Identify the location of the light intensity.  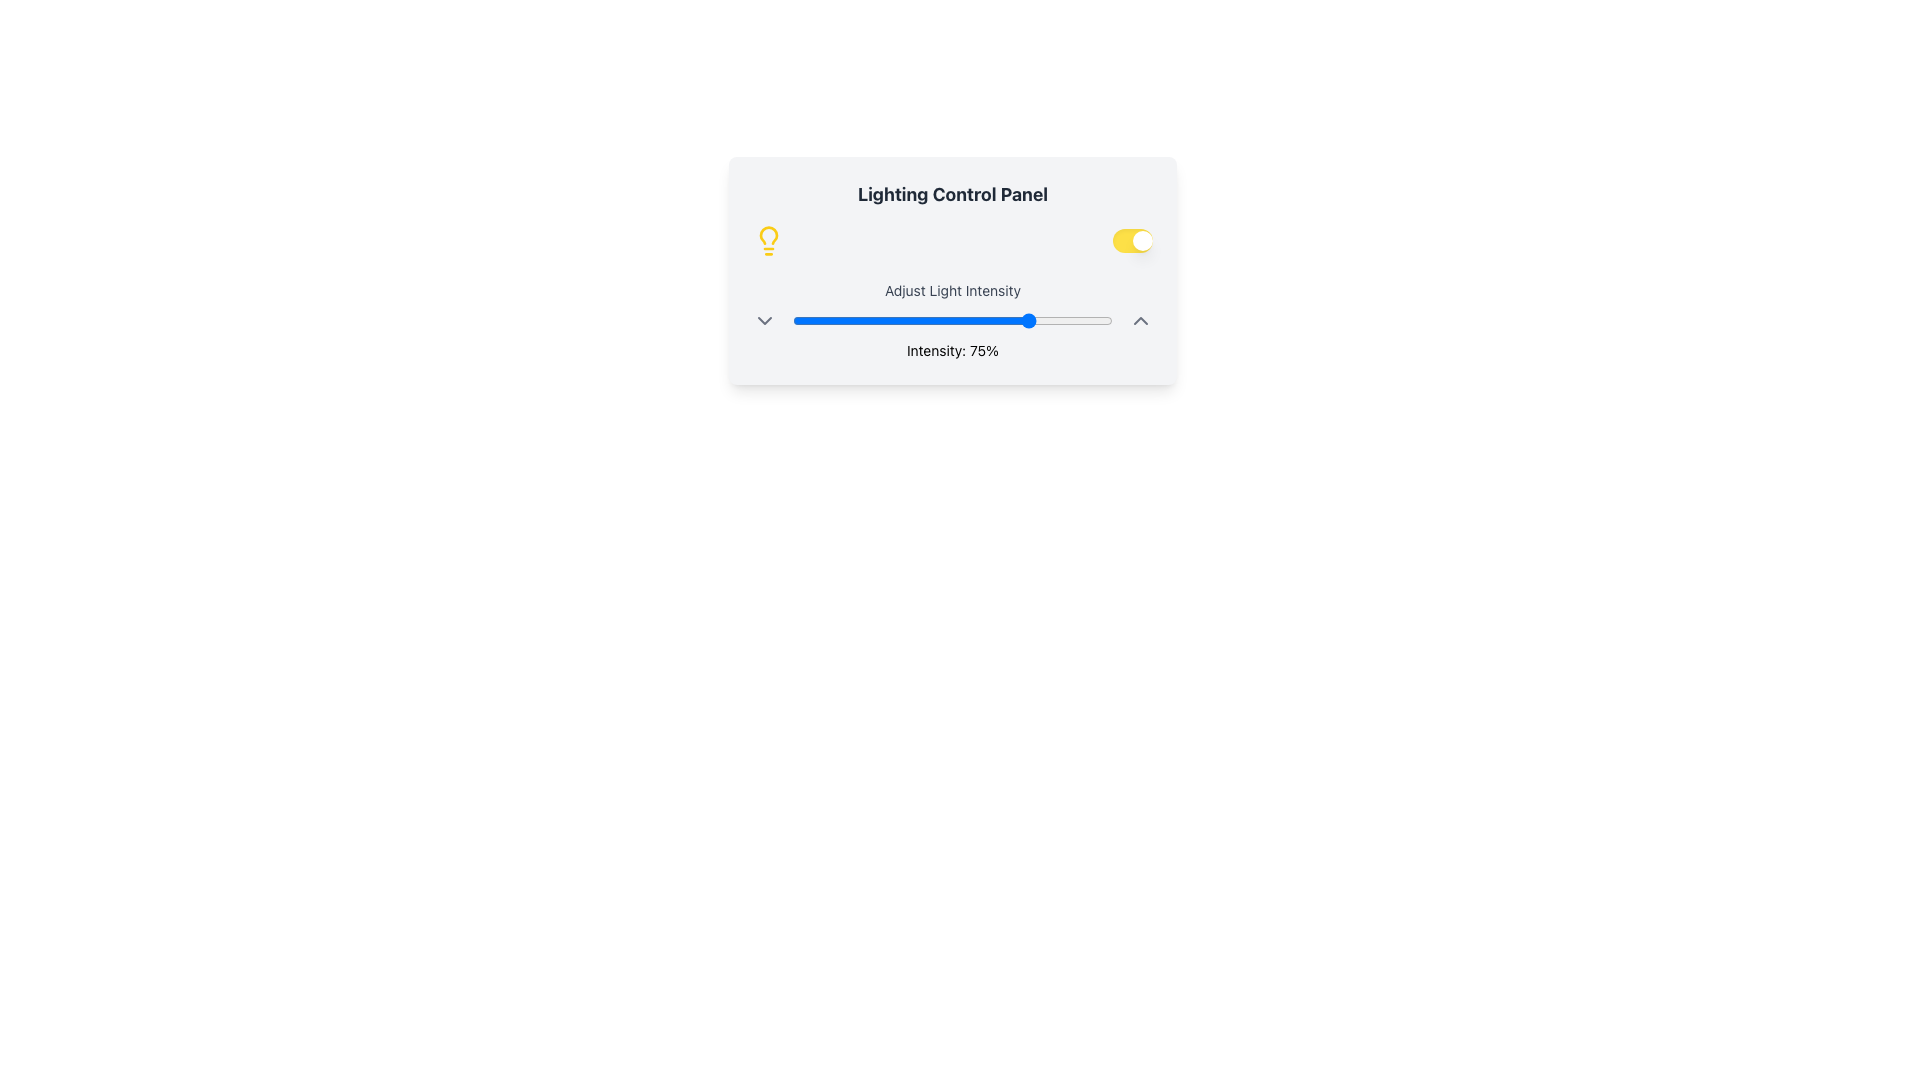
(1017, 319).